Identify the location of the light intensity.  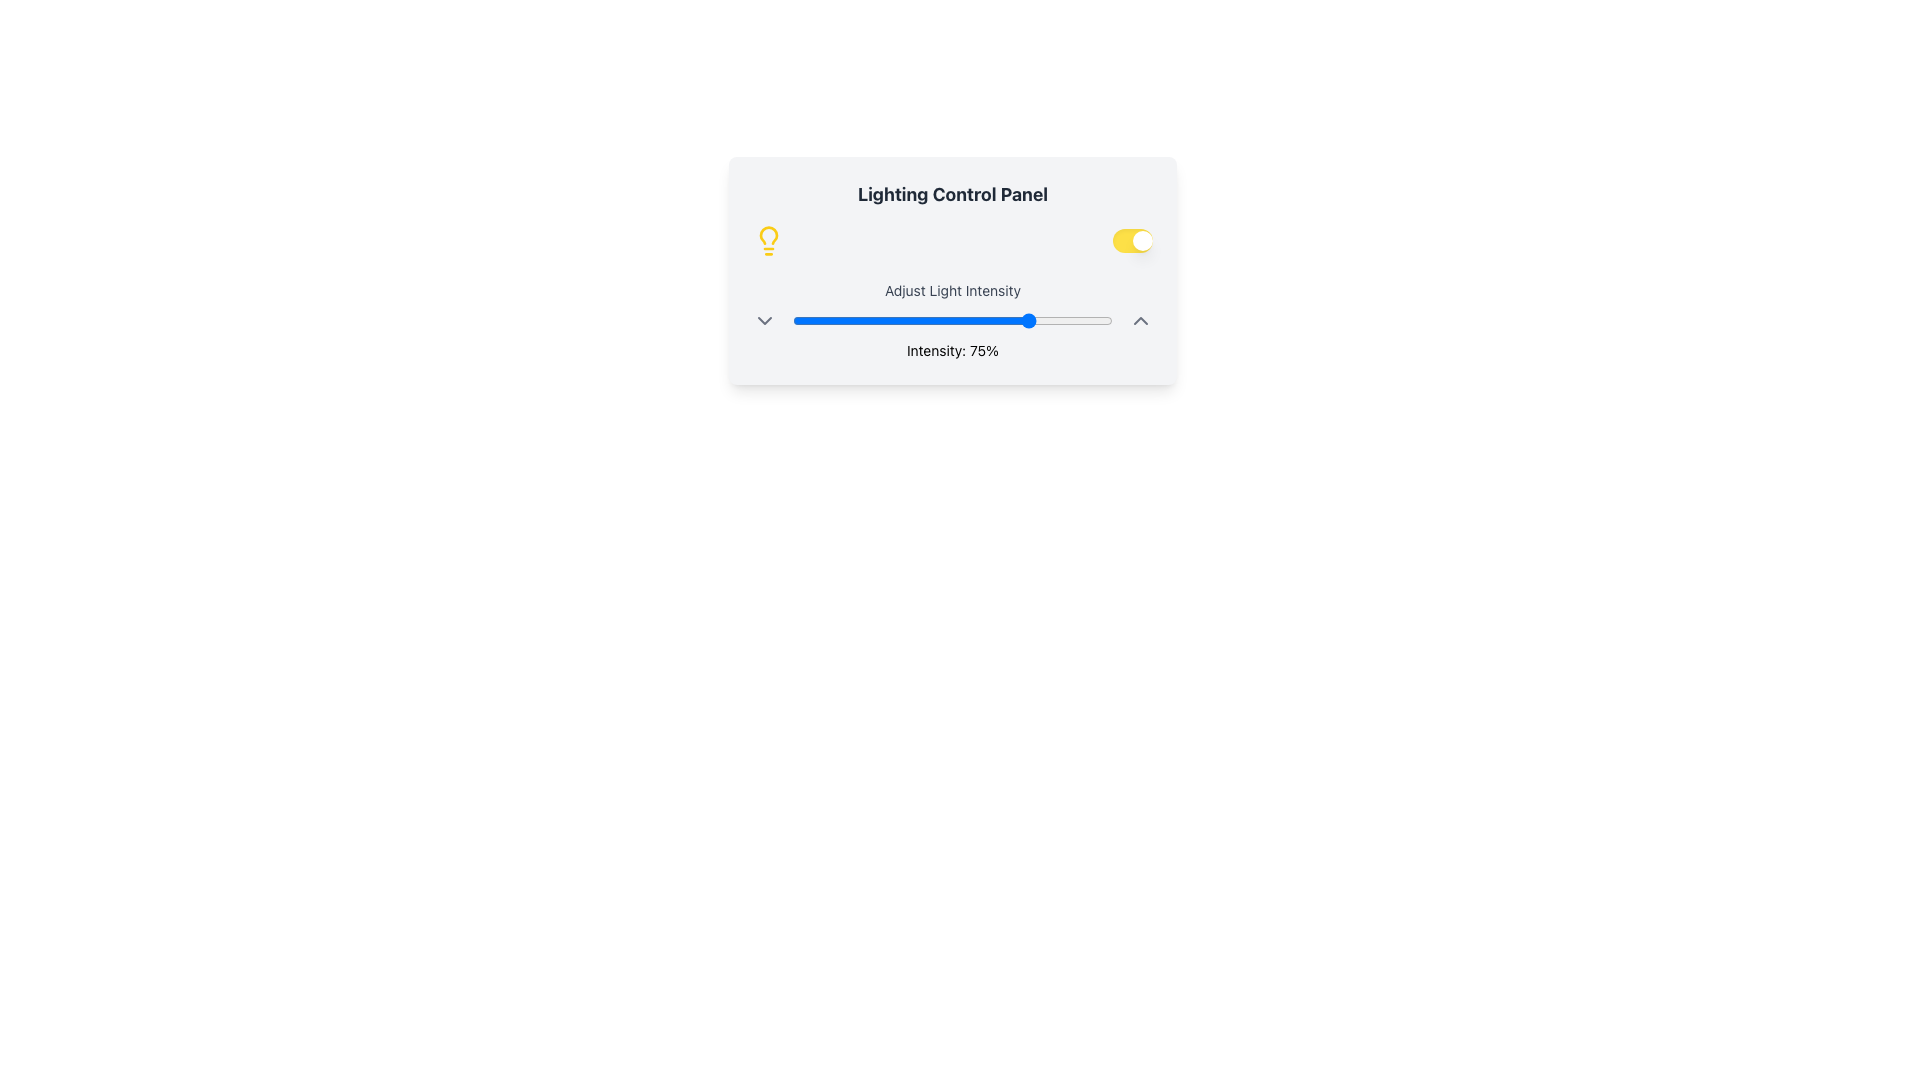
(1017, 319).